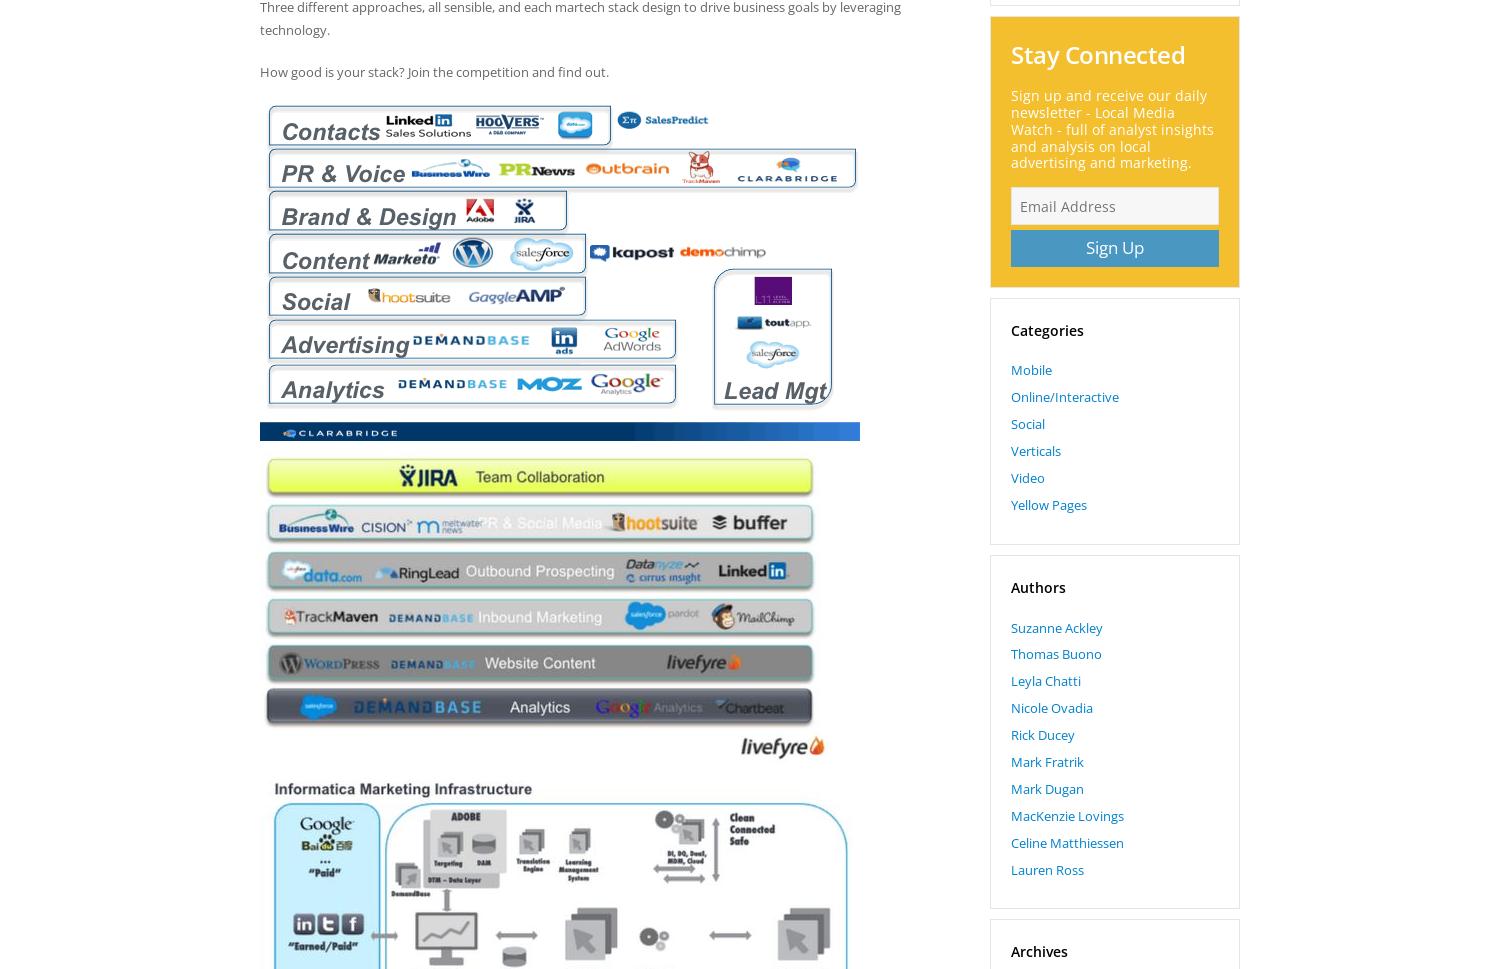  Describe the element at coordinates (1031, 369) in the screenshot. I see `'Mobile'` at that location.